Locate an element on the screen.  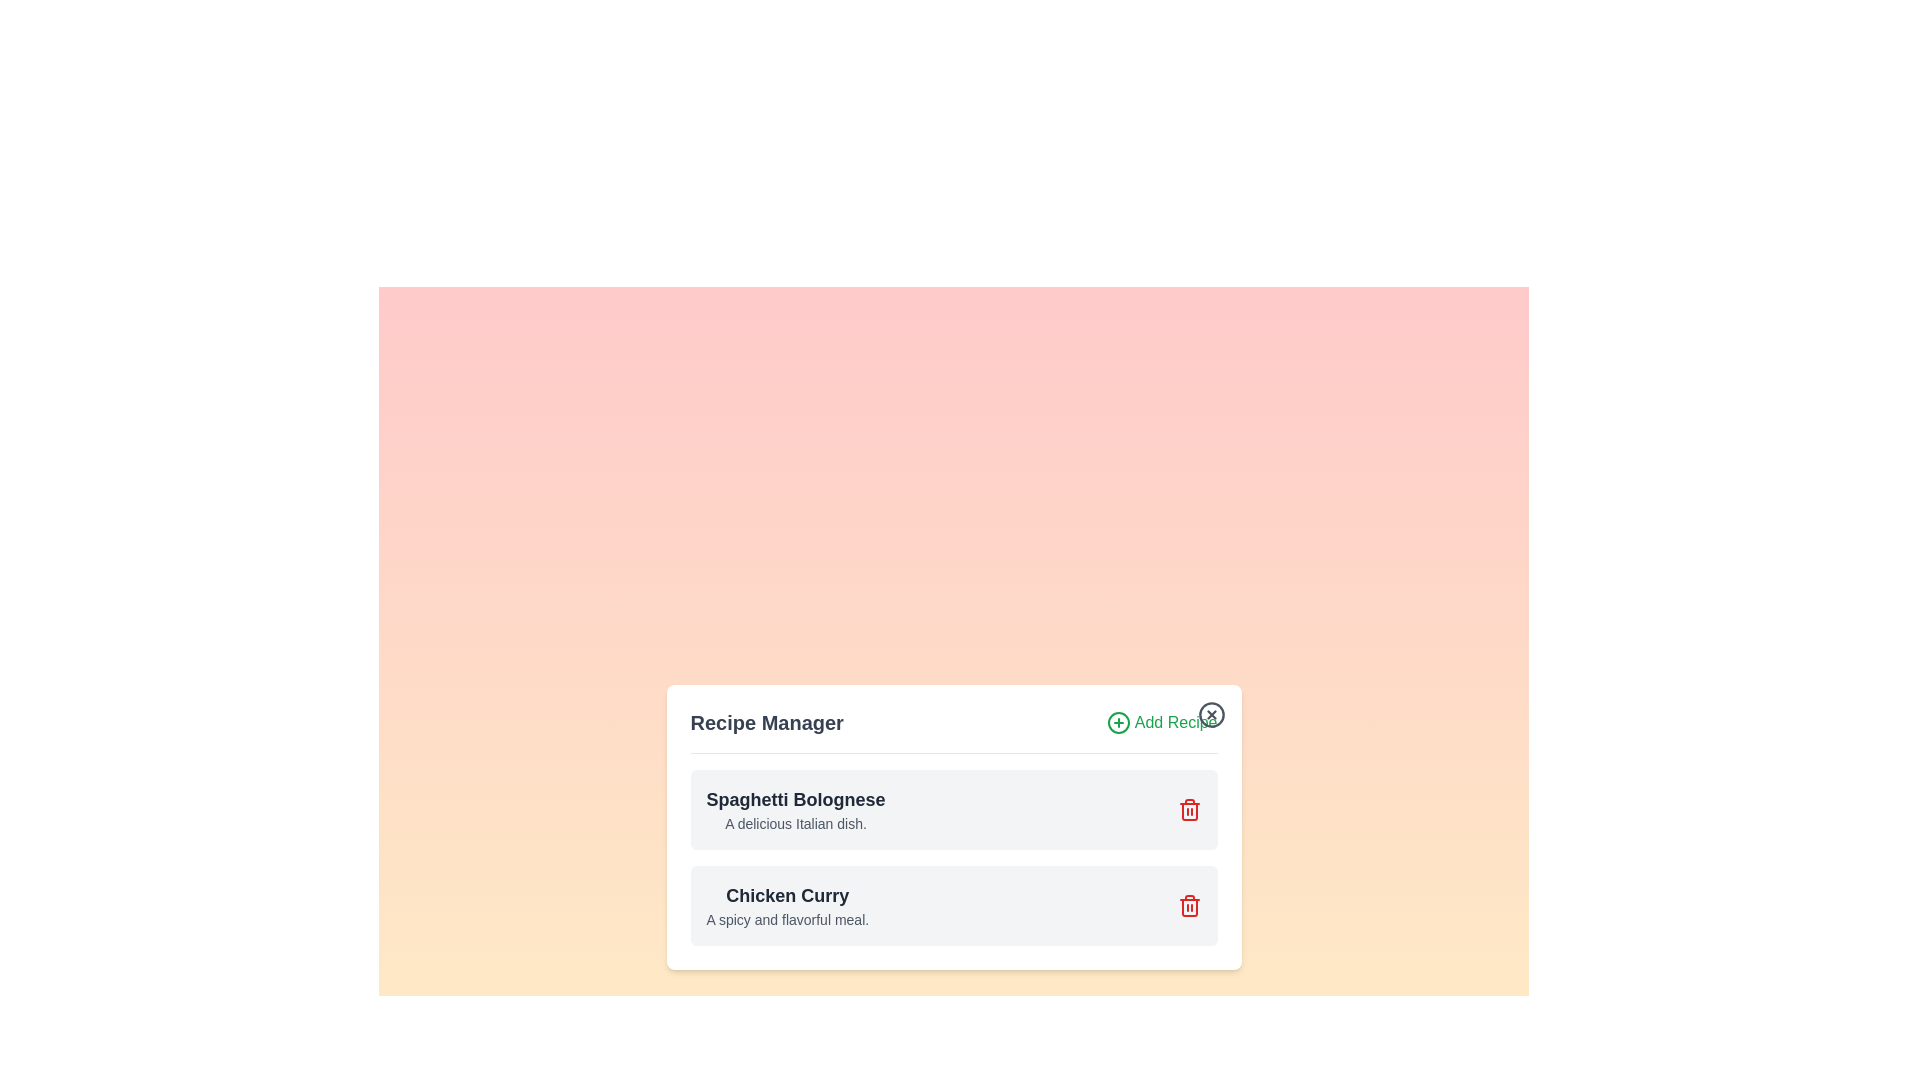
the SVG circle that serves as the 'close' or 'delete' icon located at the top-right corner of the 'Recipe Manager' card interface is located at coordinates (1210, 713).